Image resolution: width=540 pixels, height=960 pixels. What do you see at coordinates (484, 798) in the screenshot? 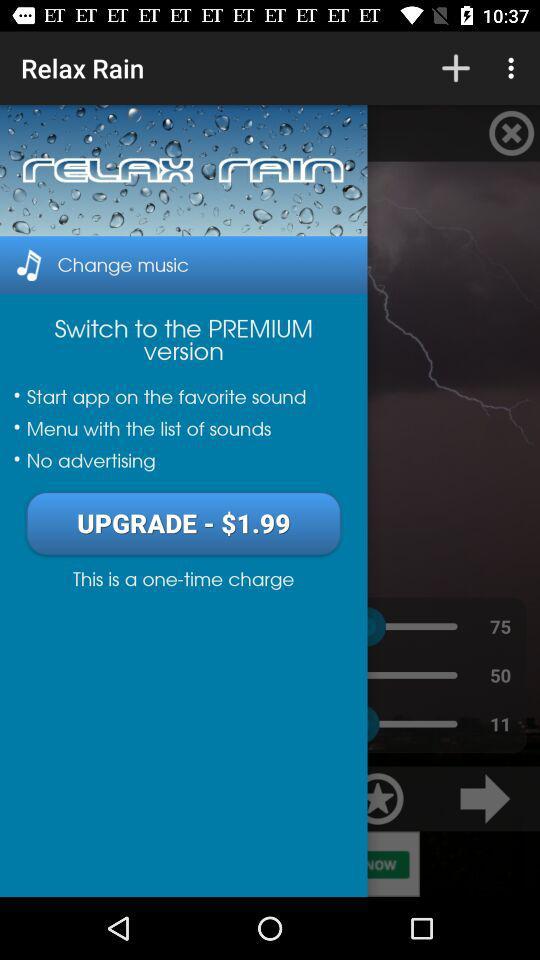
I see `the arrow_forward icon` at bounding box center [484, 798].